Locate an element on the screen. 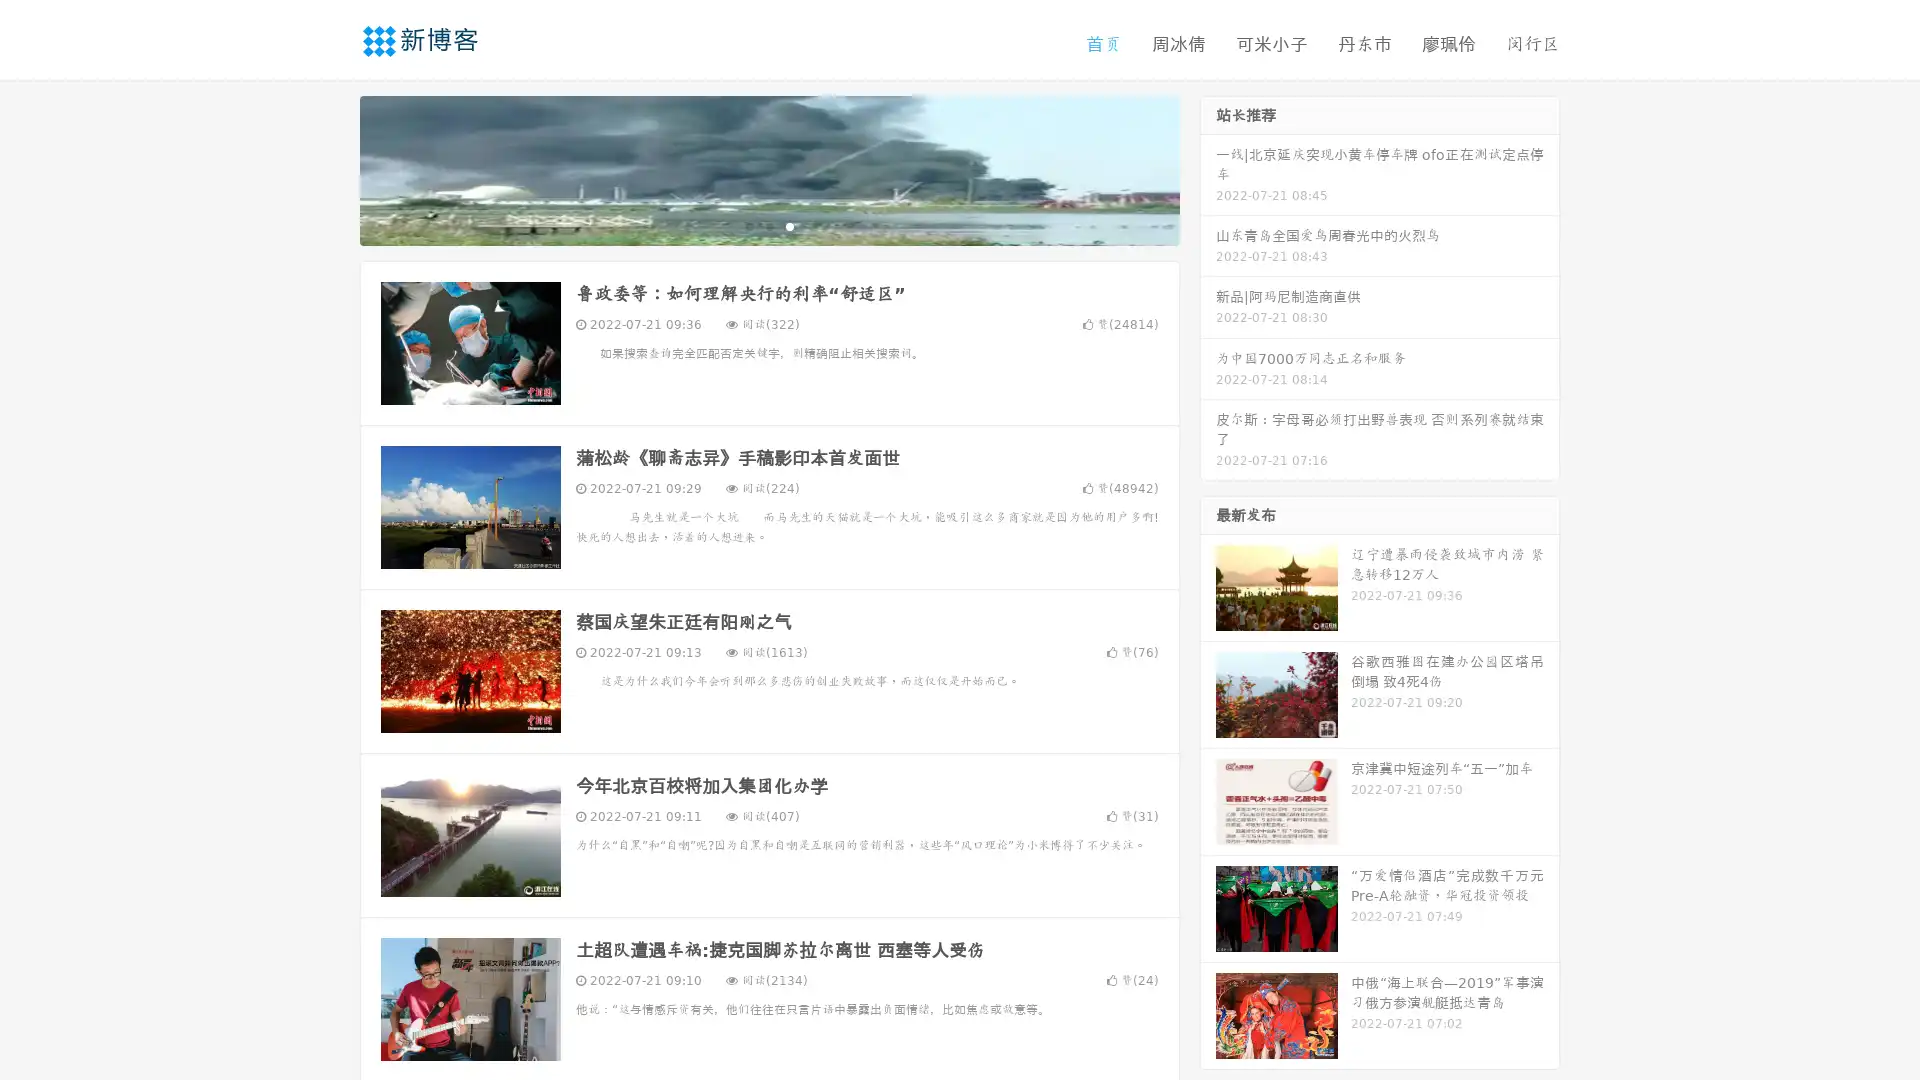 The height and width of the screenshot is (1080, 1920). Go to slide 3 is located at coordinates (789, 225).